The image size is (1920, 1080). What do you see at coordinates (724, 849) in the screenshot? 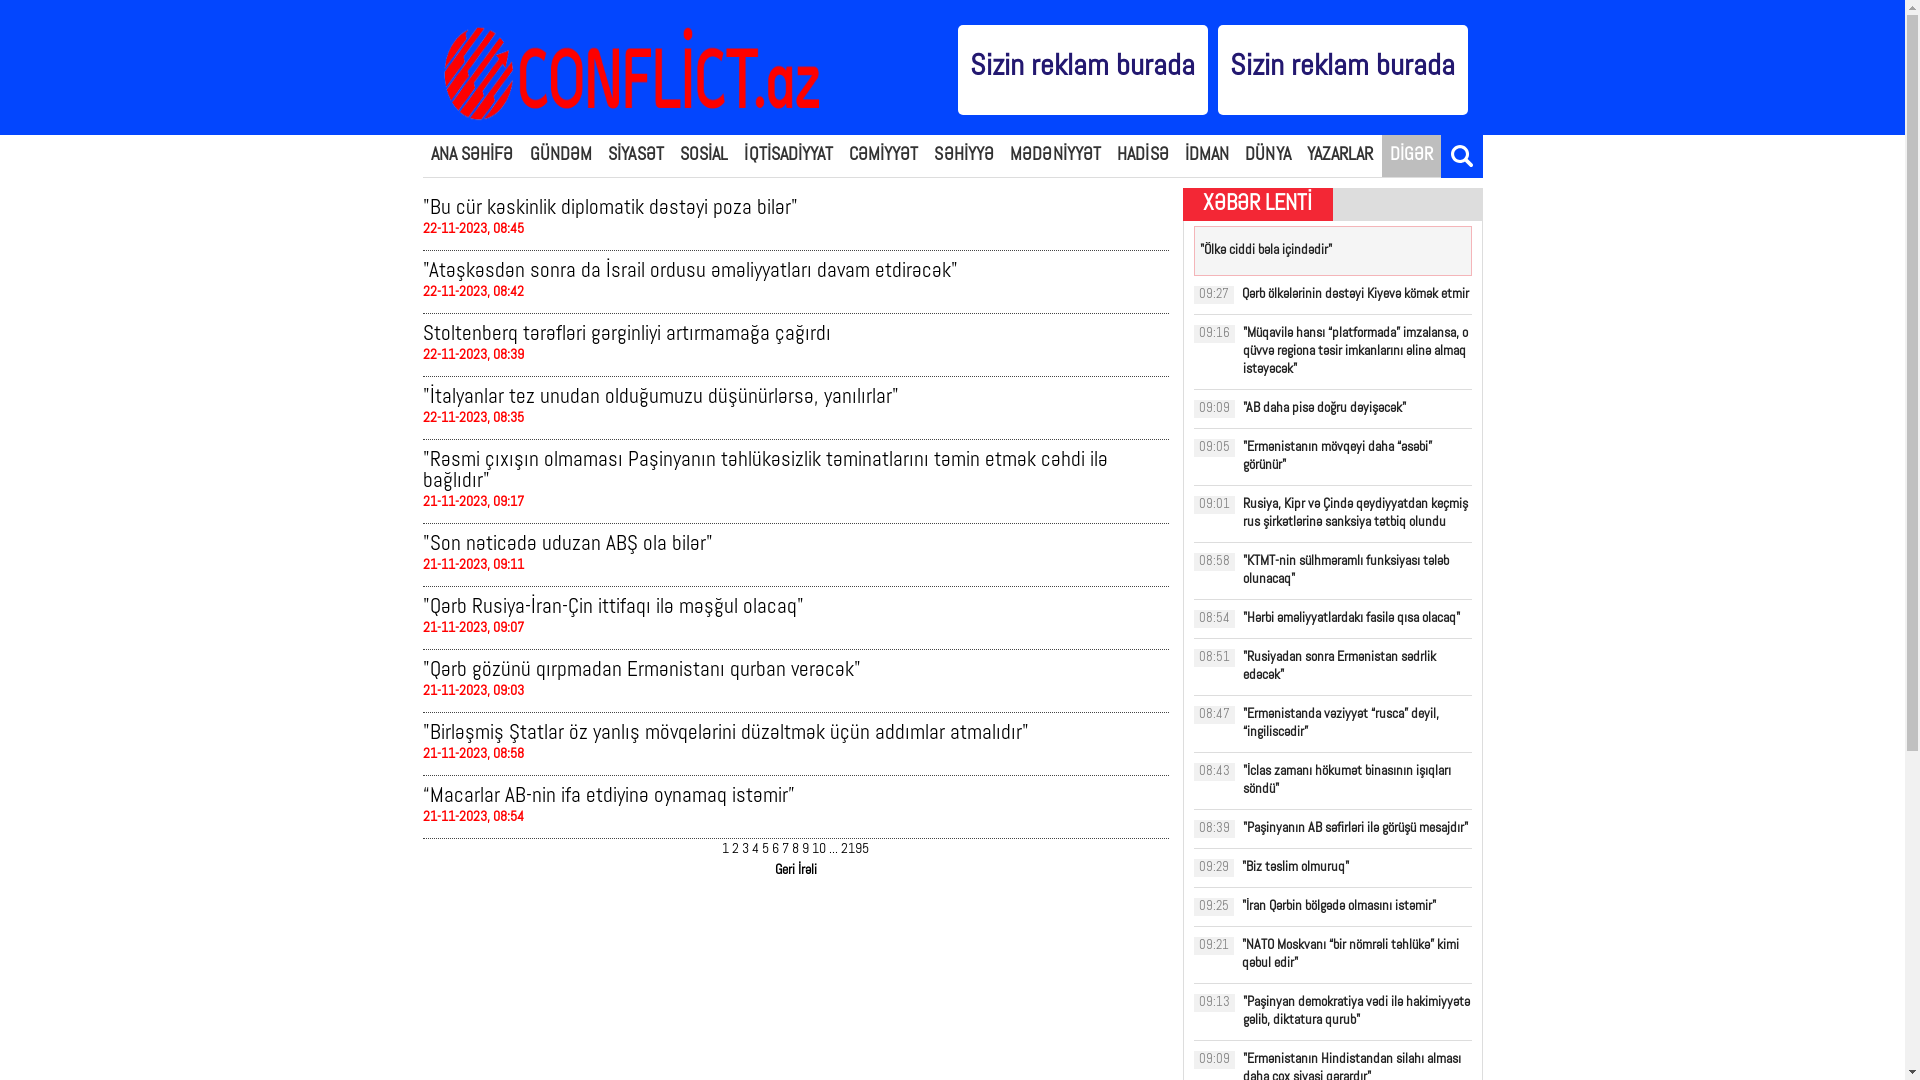
I see `'1'` at bounding box center [724, 849].